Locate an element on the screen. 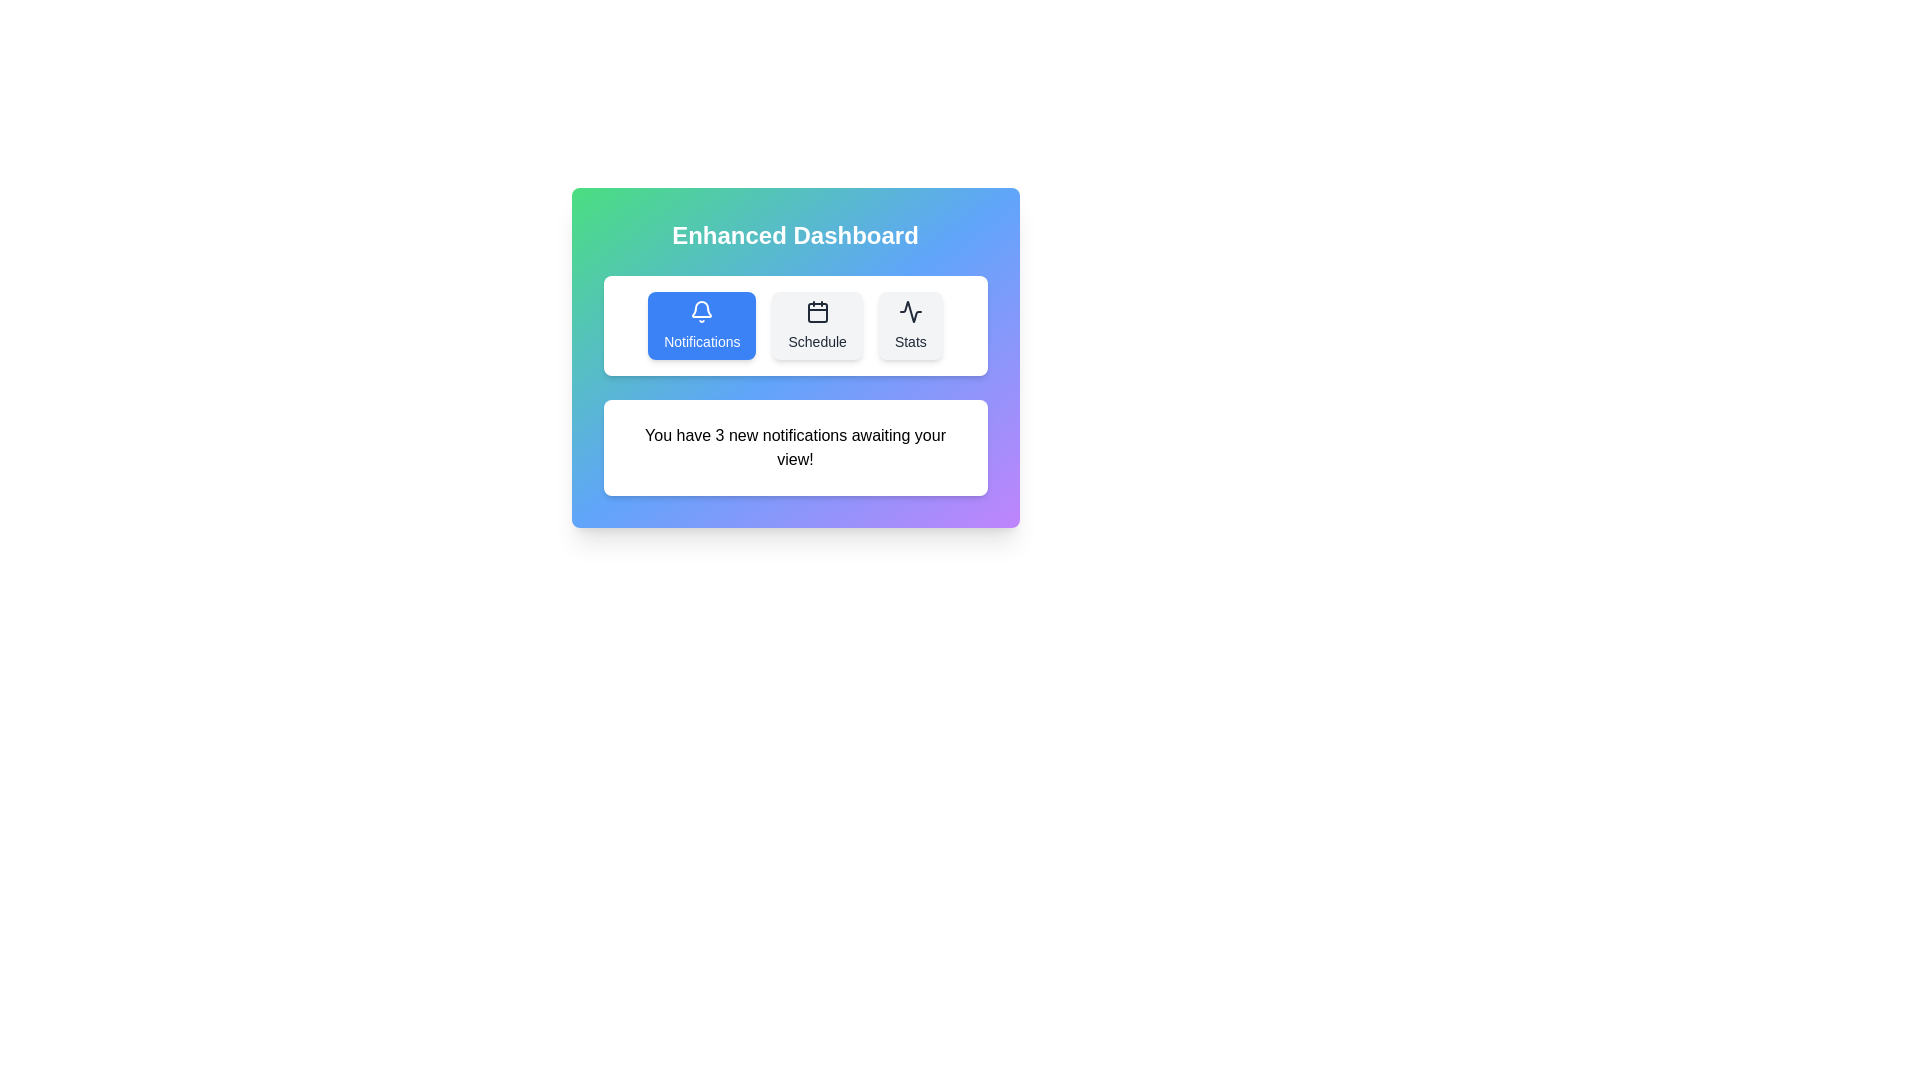 The image size is (1920, 1080). the 'Schedule' button which contains a calendar icon, located in the middle of three horizontally arranged buttons below 'Enhanced Dashboard' is located at coordinates (817, 312).